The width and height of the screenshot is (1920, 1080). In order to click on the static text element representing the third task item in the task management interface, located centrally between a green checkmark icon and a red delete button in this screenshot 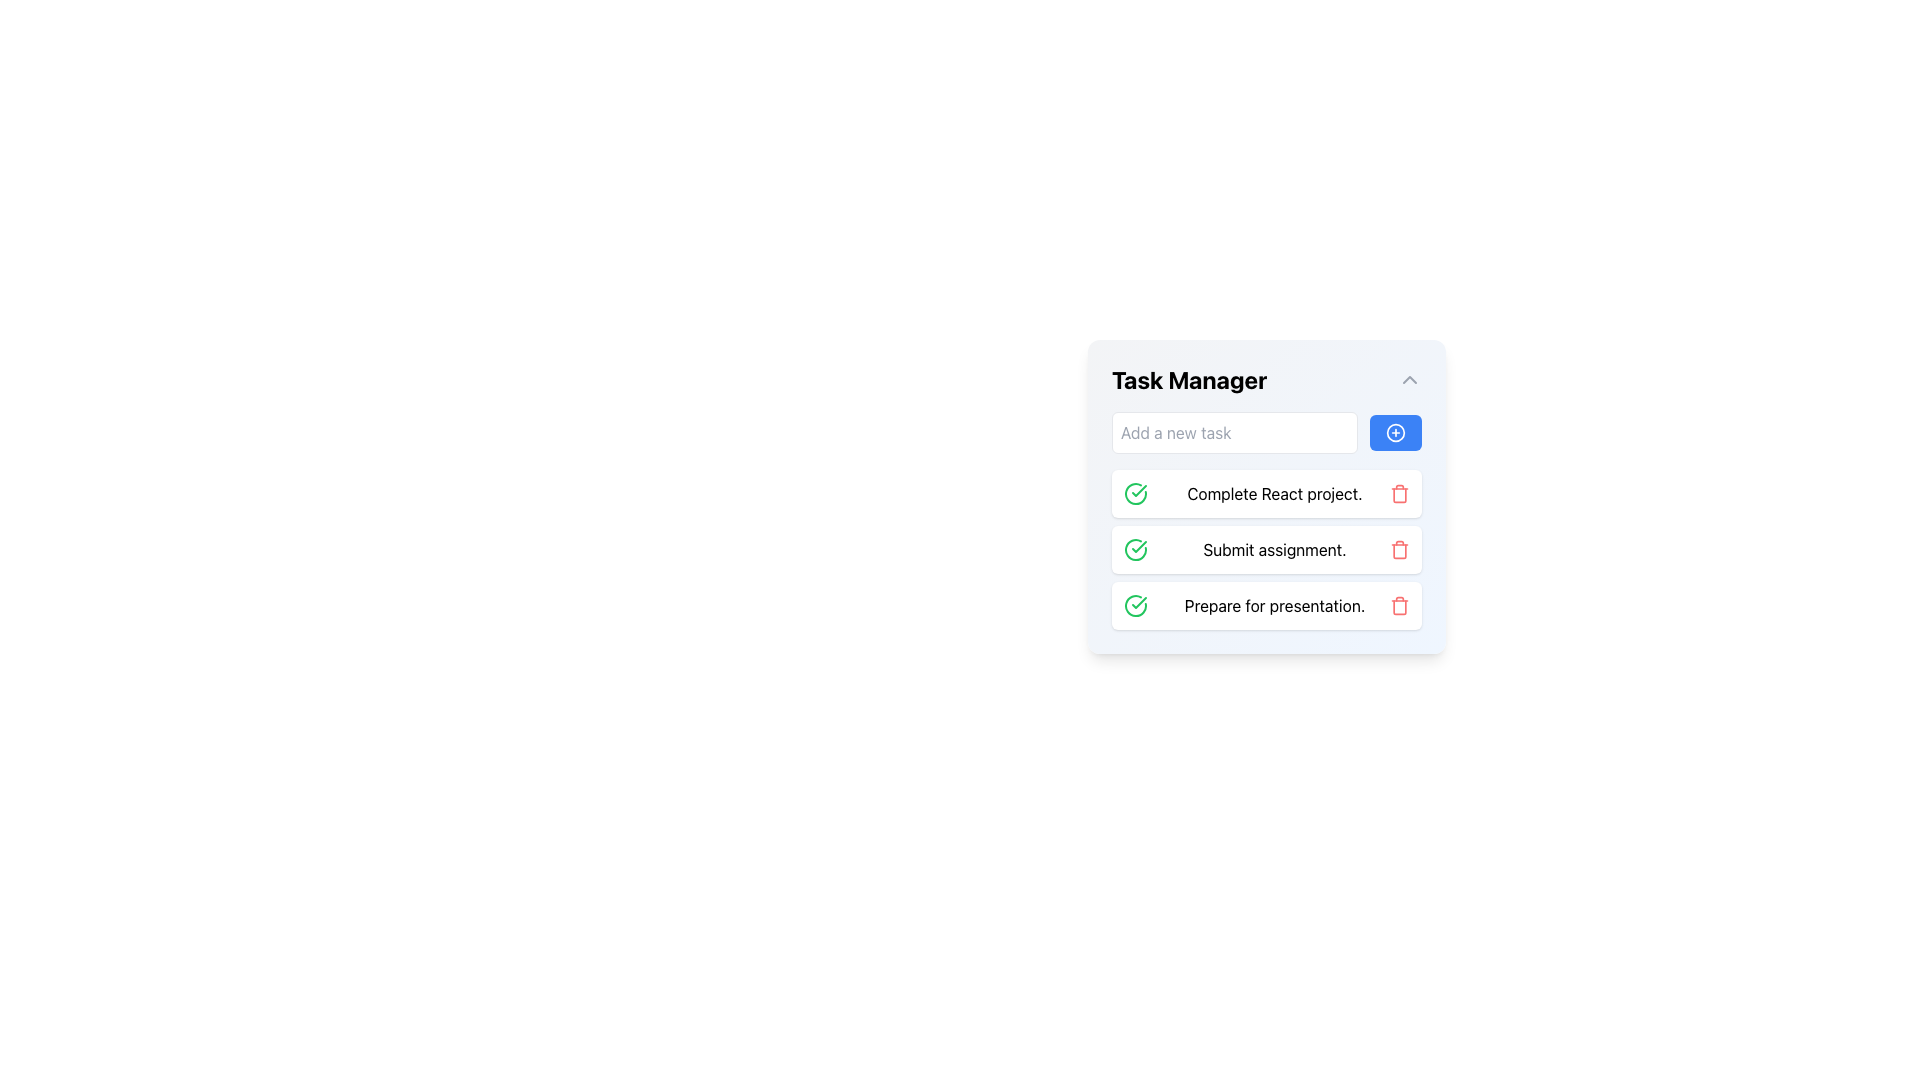, I will do `click(1274, 604)`.